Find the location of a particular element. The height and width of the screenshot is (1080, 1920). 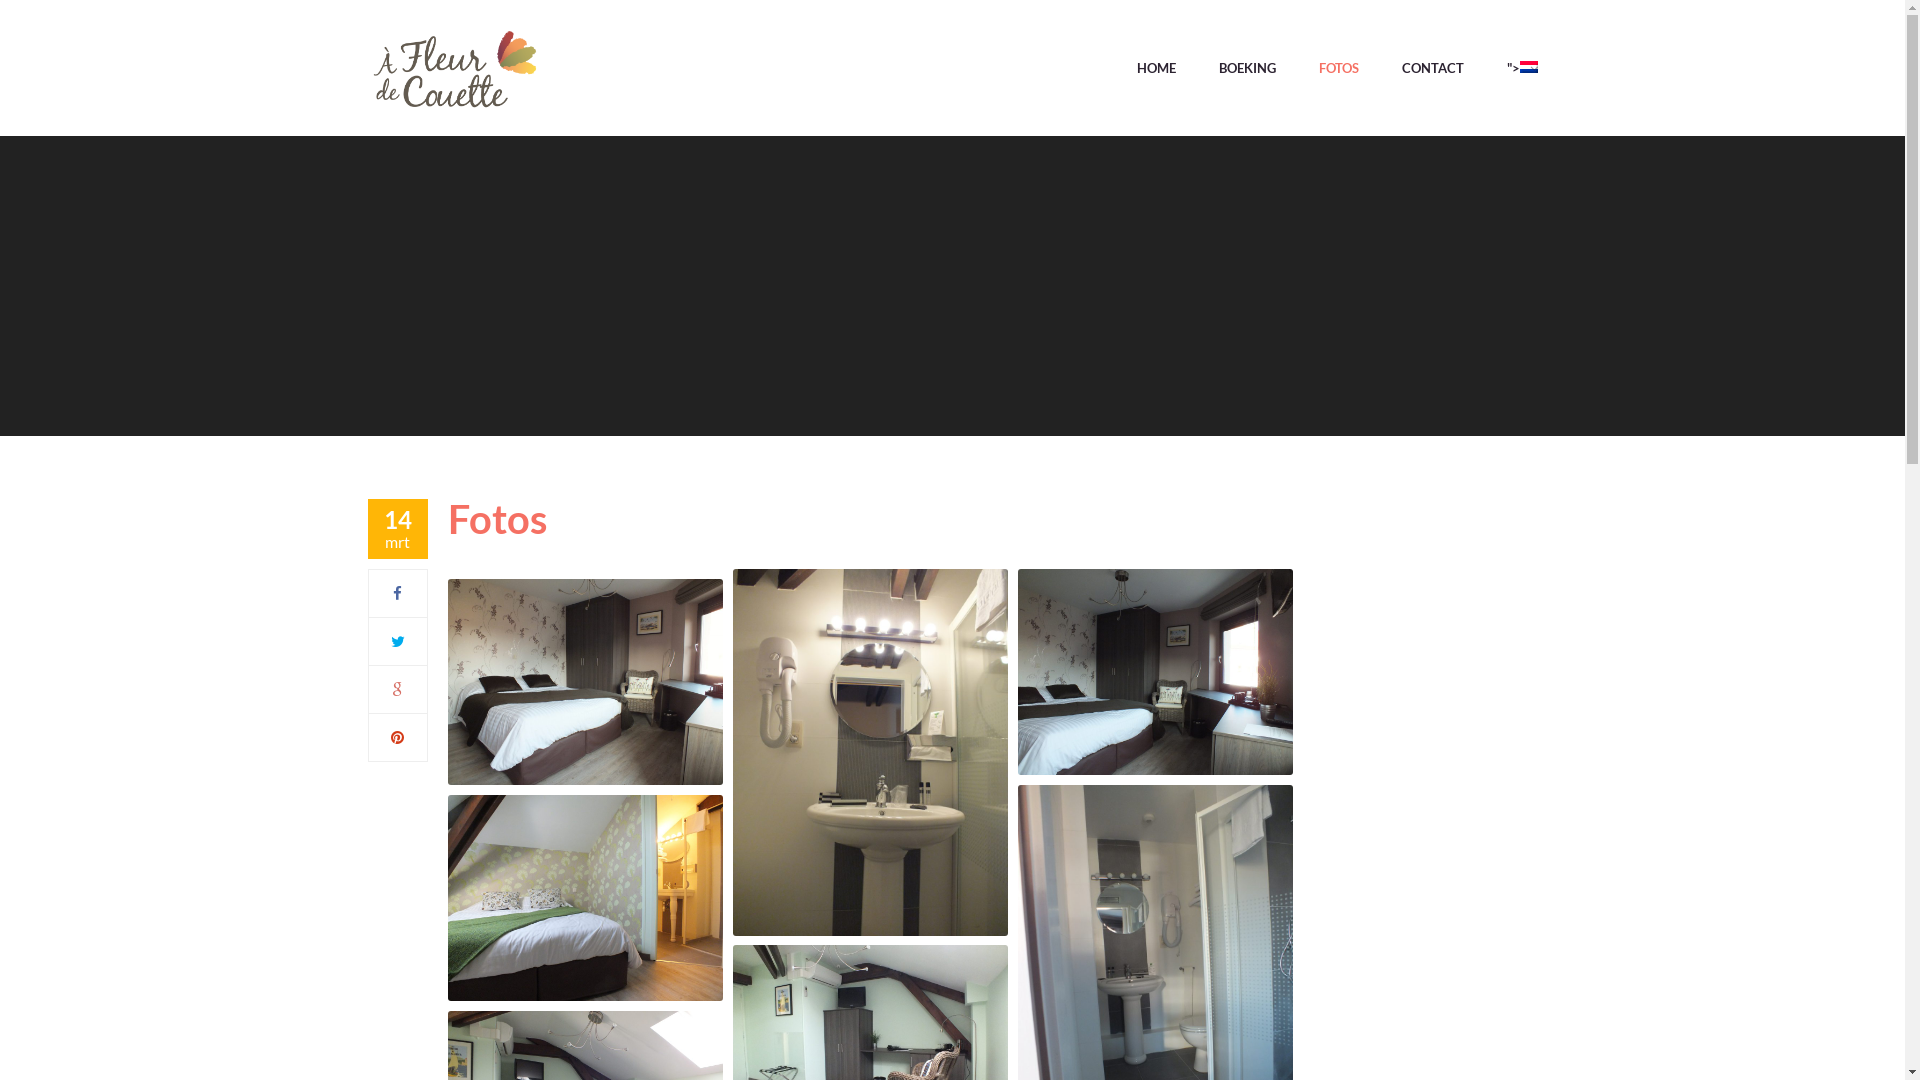

'Google Plus' is located at coordinates (397, 688).